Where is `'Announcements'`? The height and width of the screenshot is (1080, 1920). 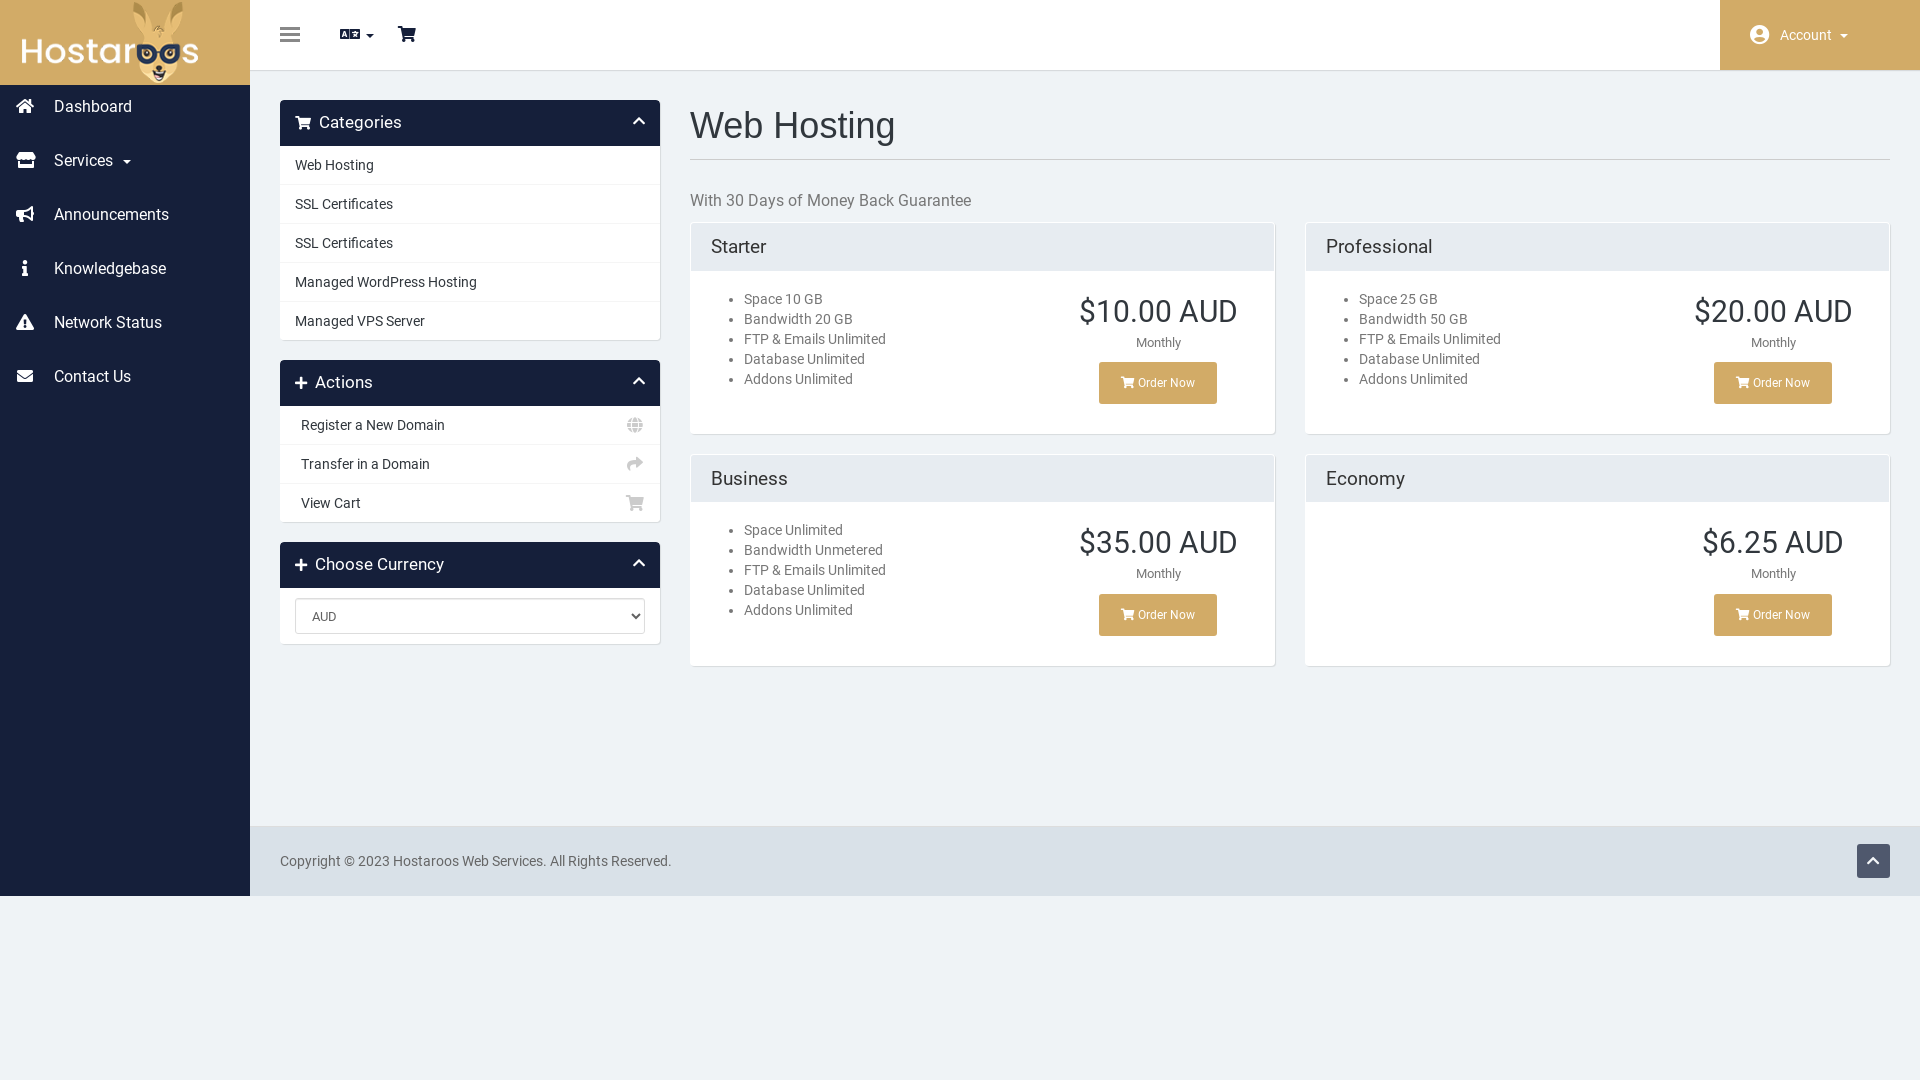 'Announcements' is located at coordinates (123, 215).